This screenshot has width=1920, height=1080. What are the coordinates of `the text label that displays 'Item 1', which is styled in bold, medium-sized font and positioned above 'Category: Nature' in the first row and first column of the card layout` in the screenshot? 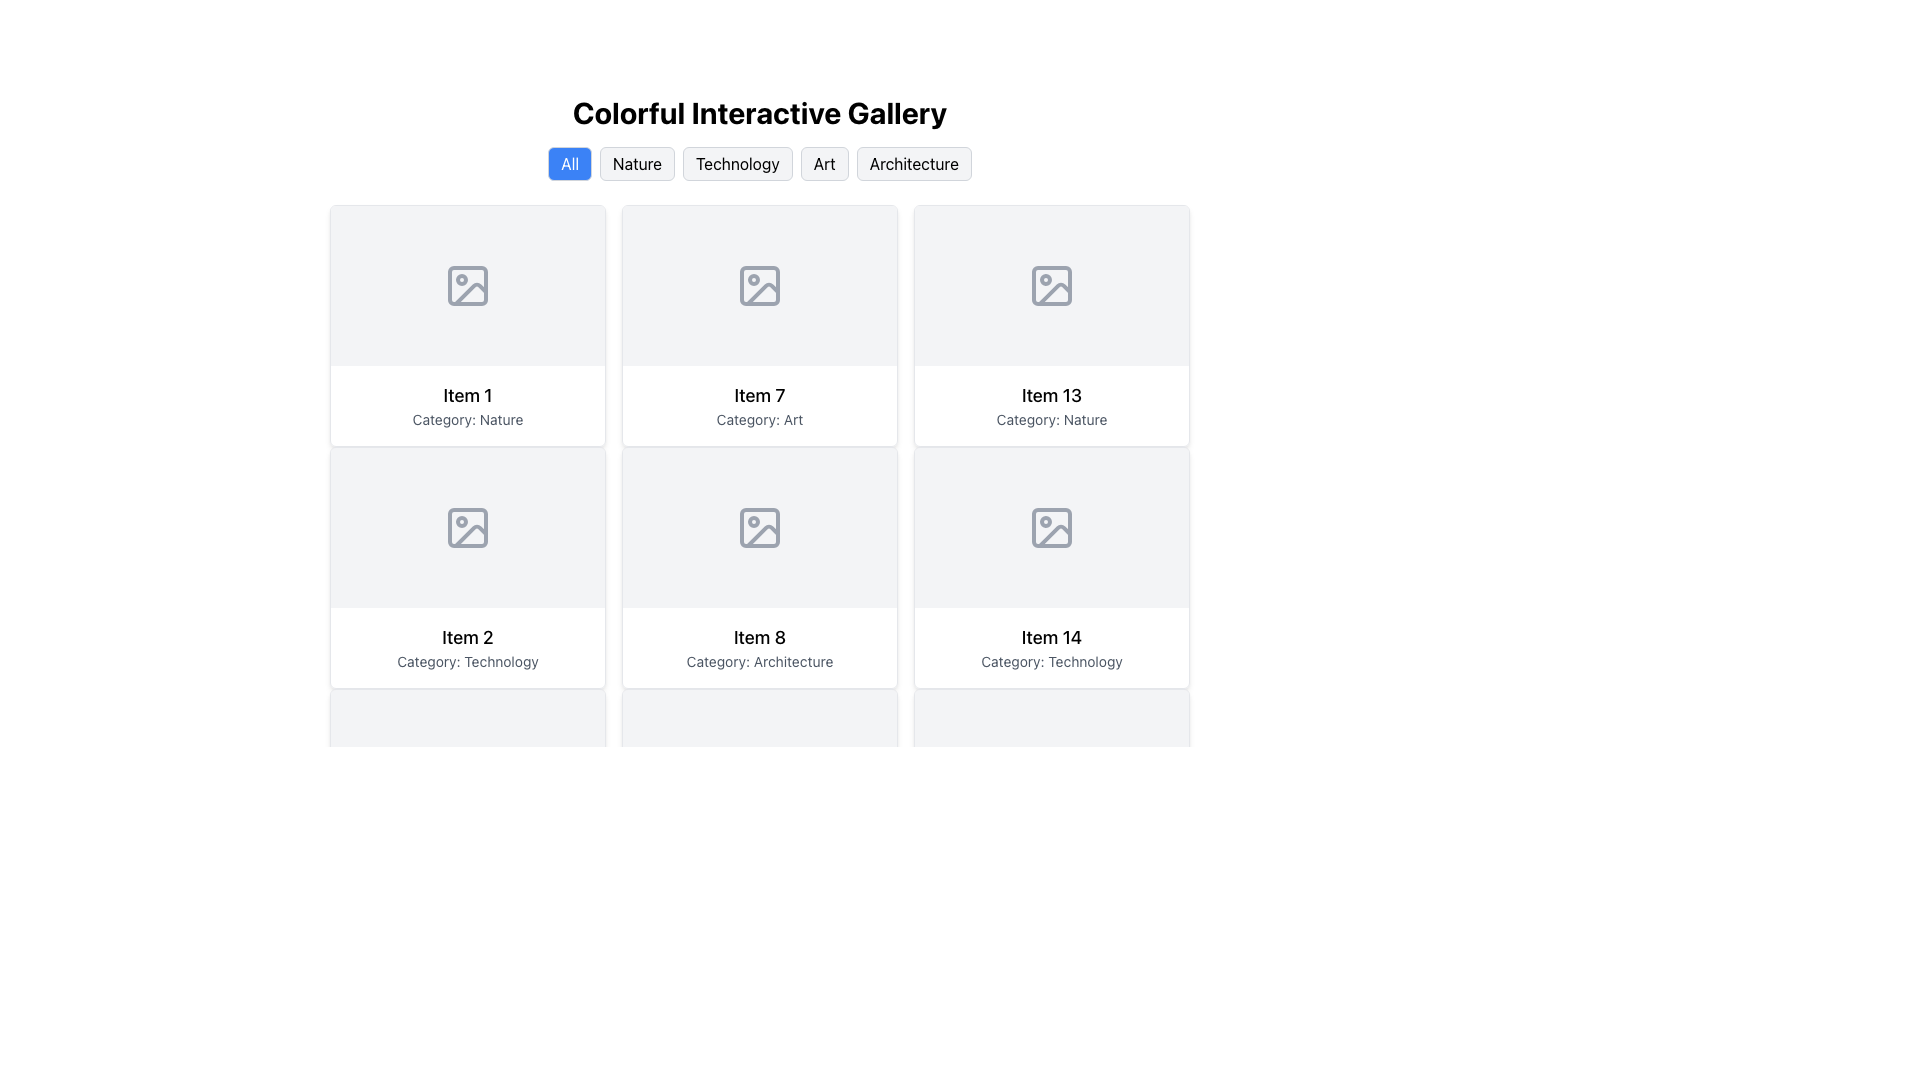 It's located at (466, 396).